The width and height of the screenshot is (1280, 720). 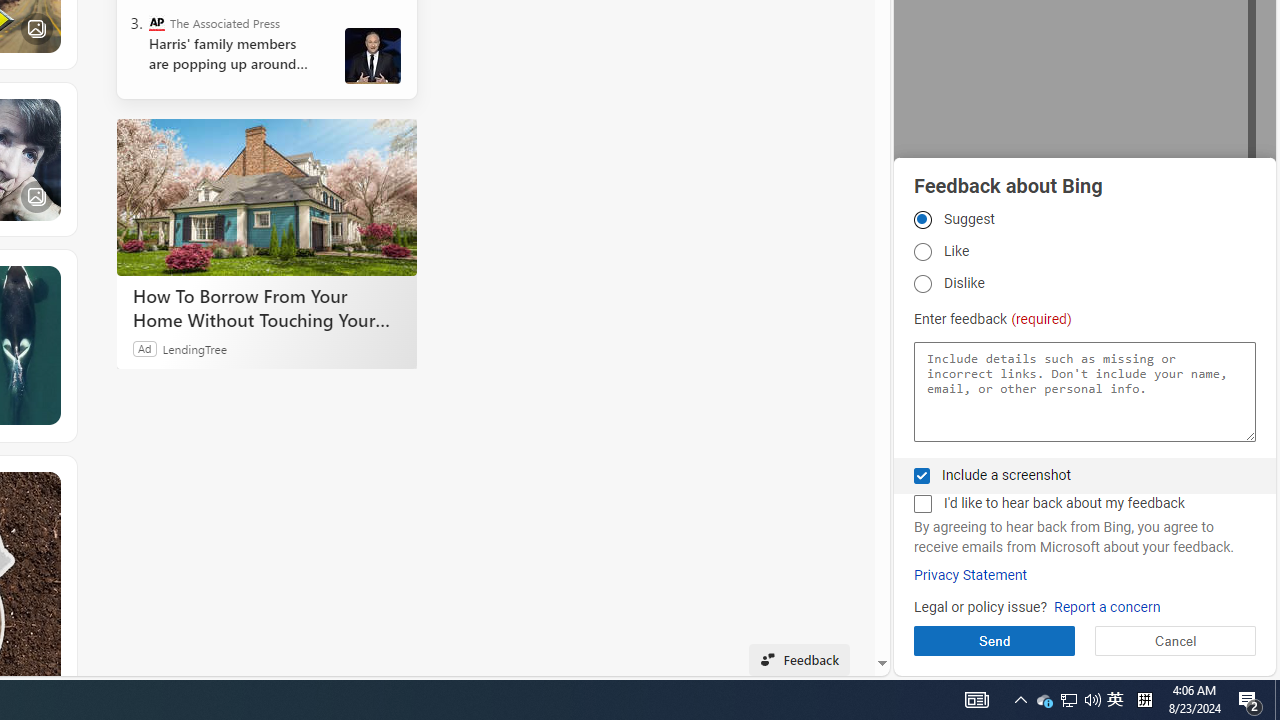 What do you see at coordinates (970, 575) in the screenshot?
I see `'Privacy Statement'` at bounding box center [970, 575].